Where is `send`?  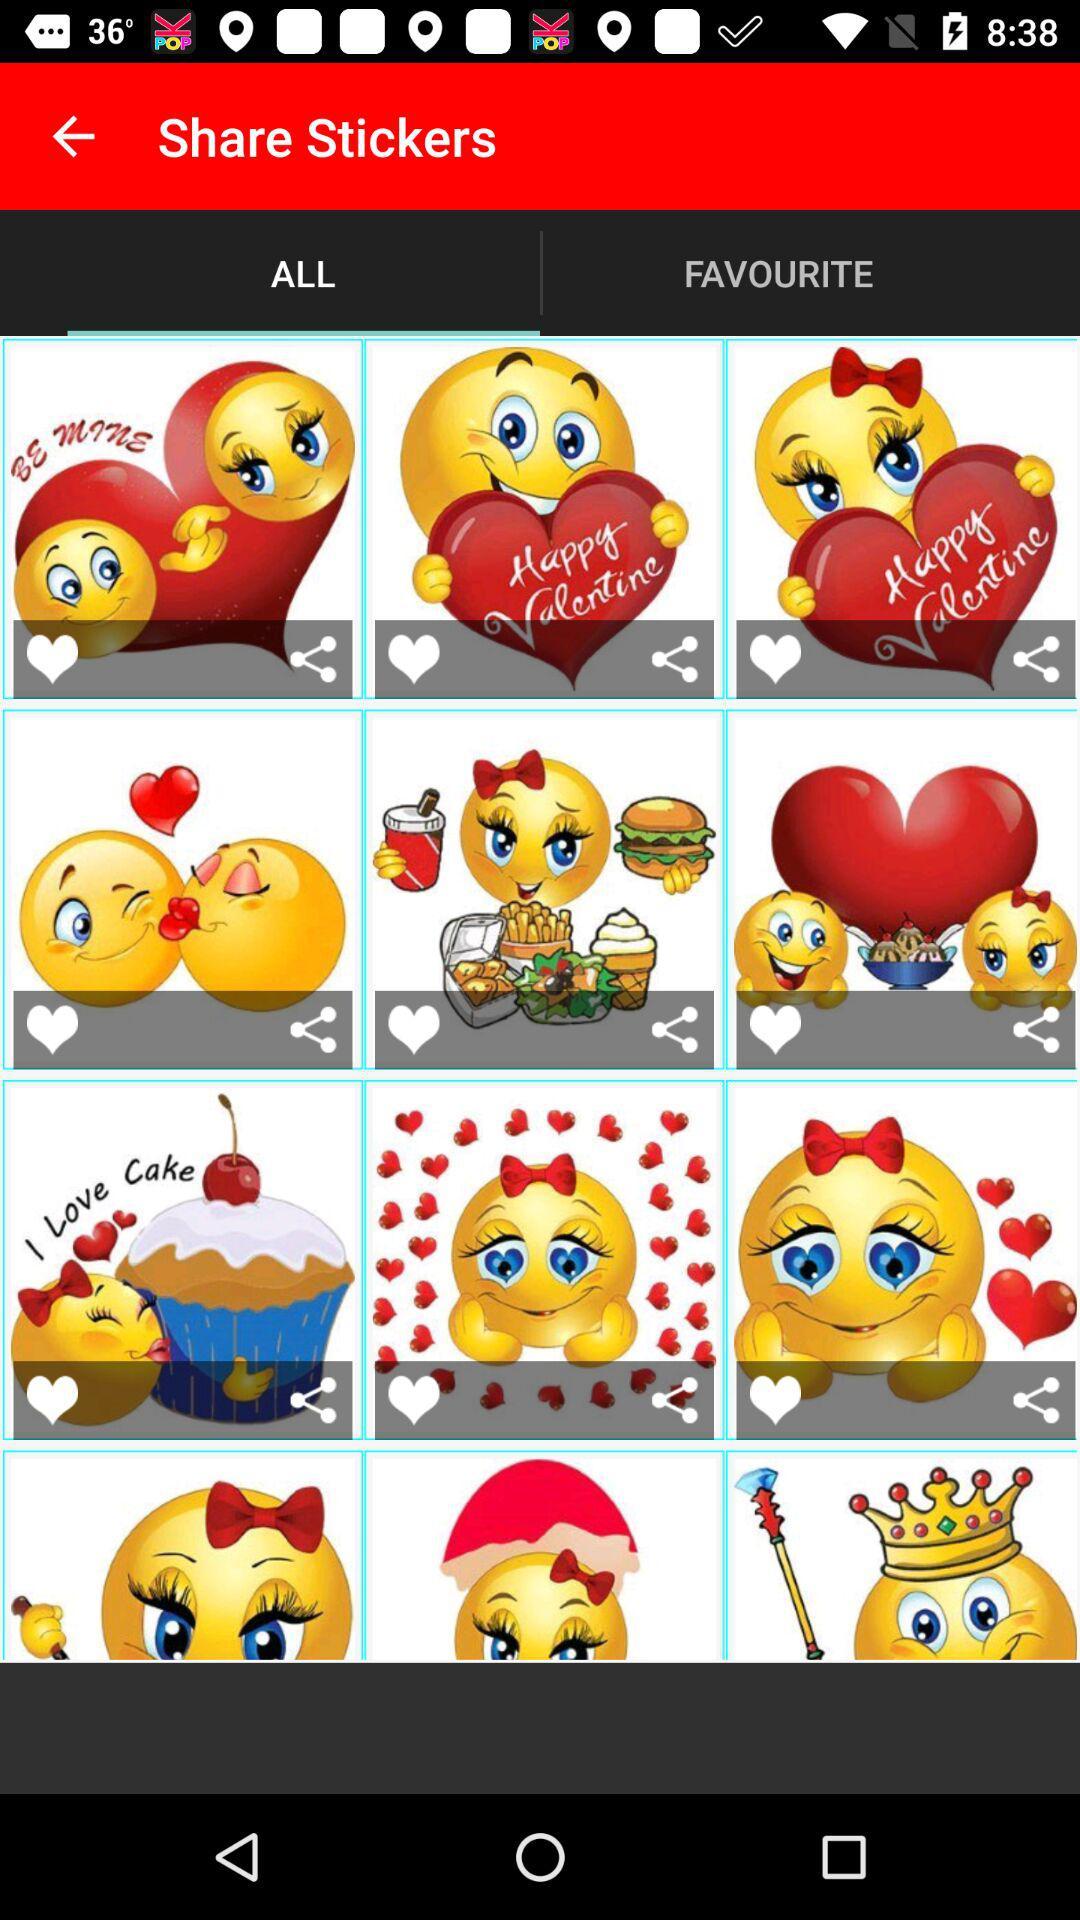
send is located at coordinates (675, 1399).